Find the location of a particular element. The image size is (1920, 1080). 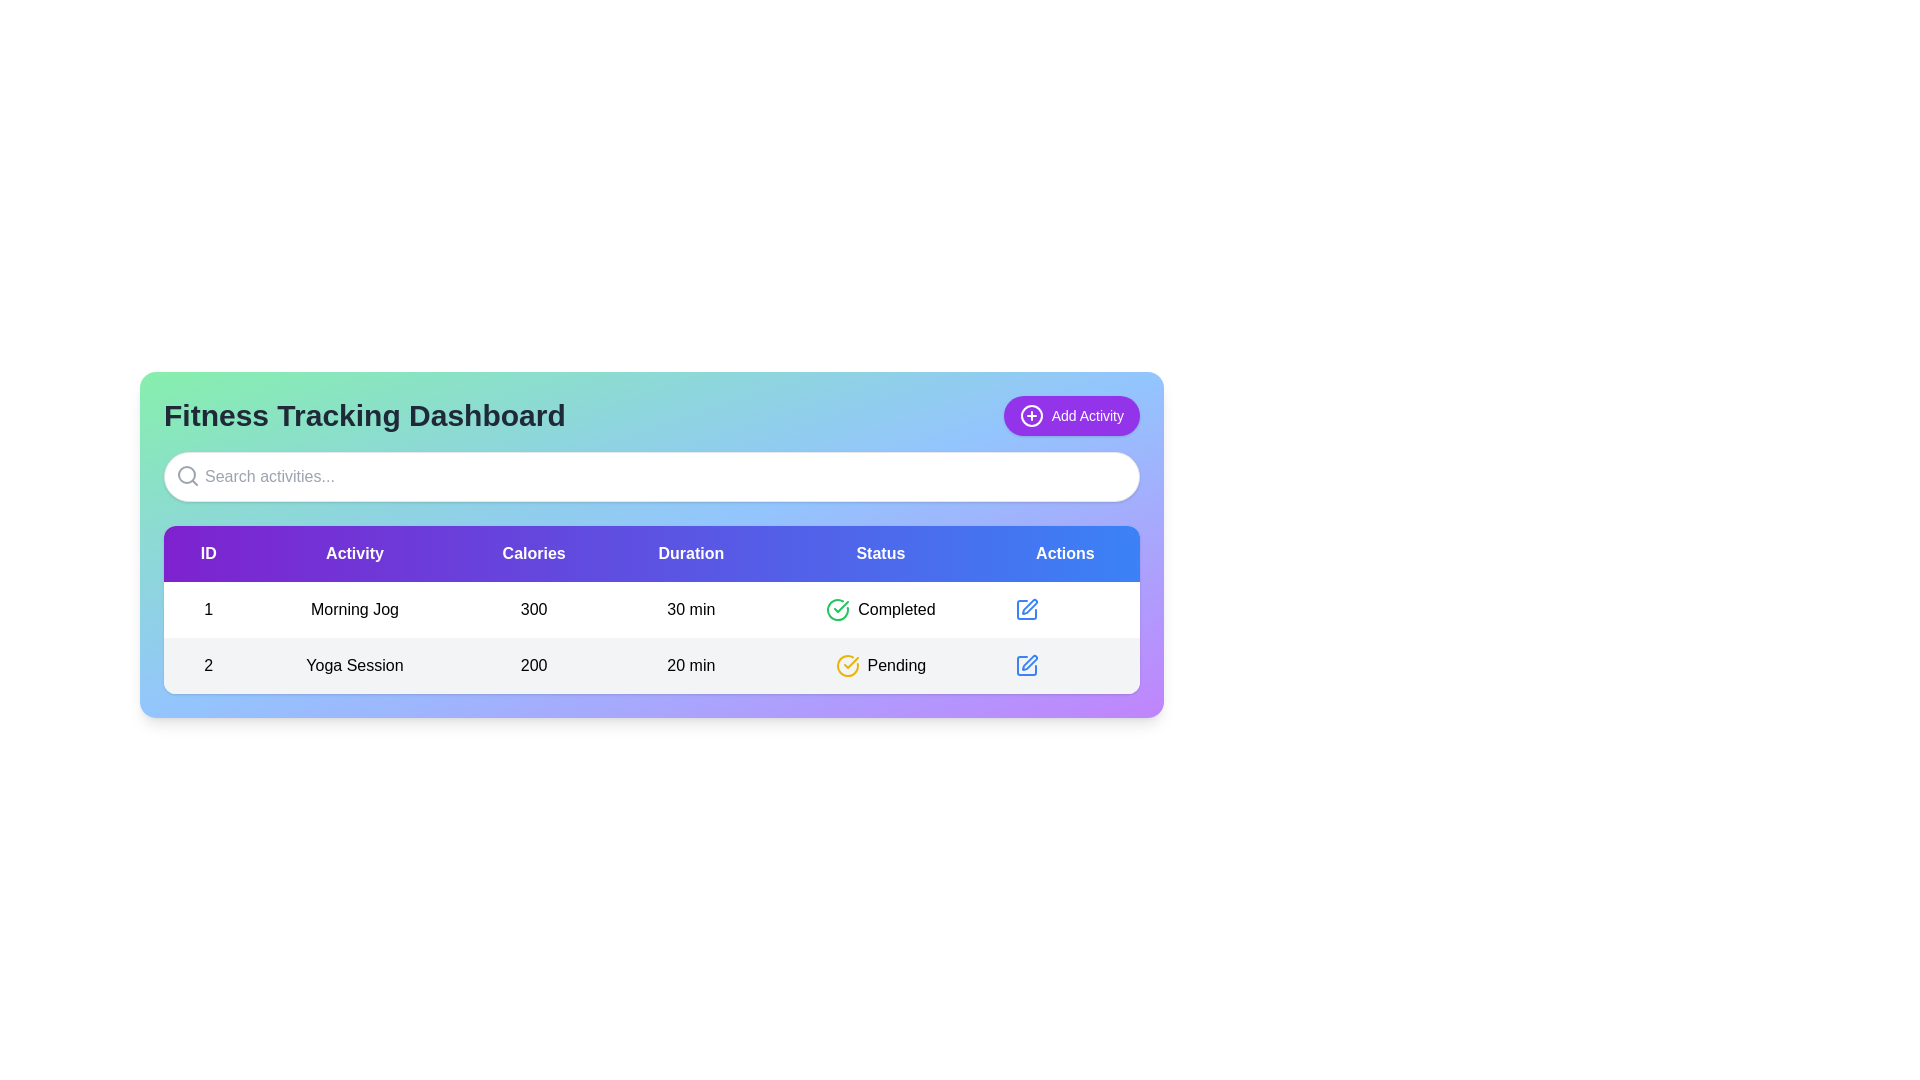

the text display showing the calorie count for 'Yoga Session' in the third column of the second row of the table, which is located below the 'Calories' header is located at coordinates (534, 666).